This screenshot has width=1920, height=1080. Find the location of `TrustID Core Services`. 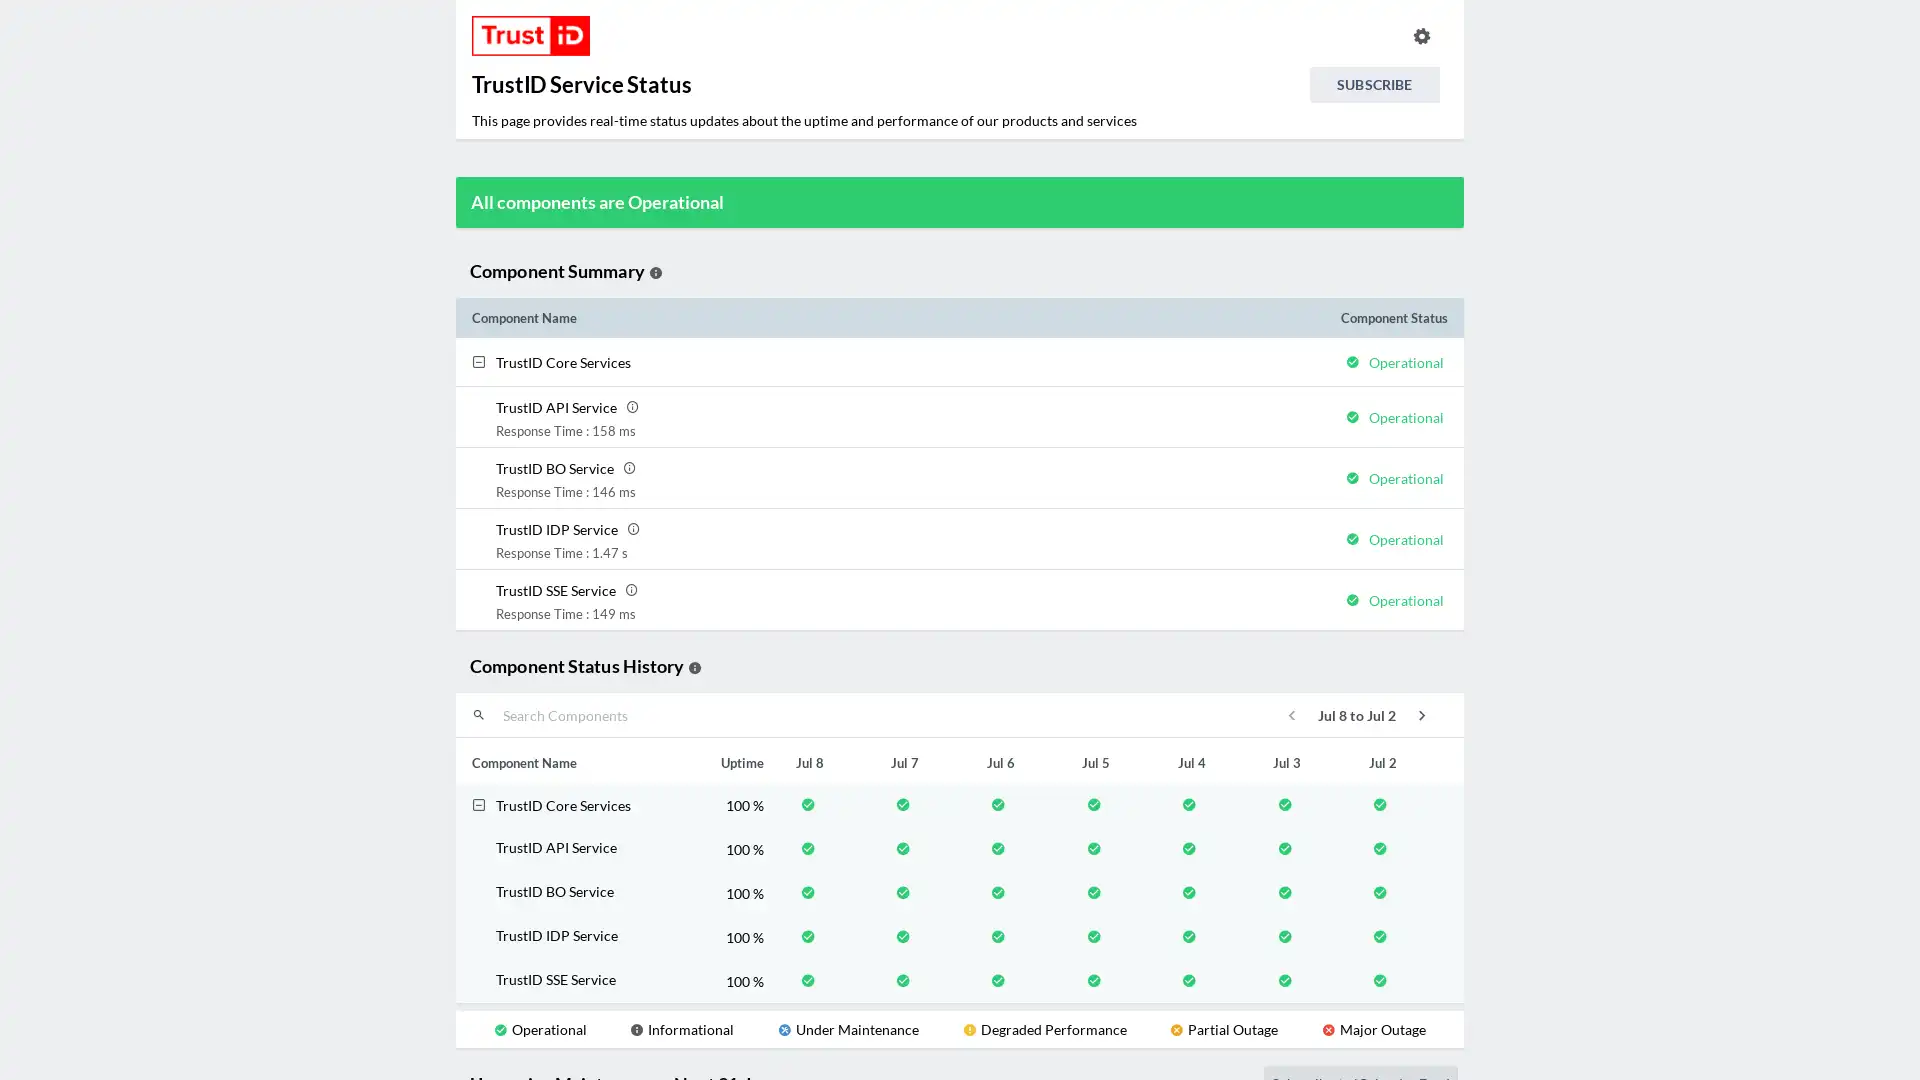

TrustID Core Services is located at coordinates (838, 362).